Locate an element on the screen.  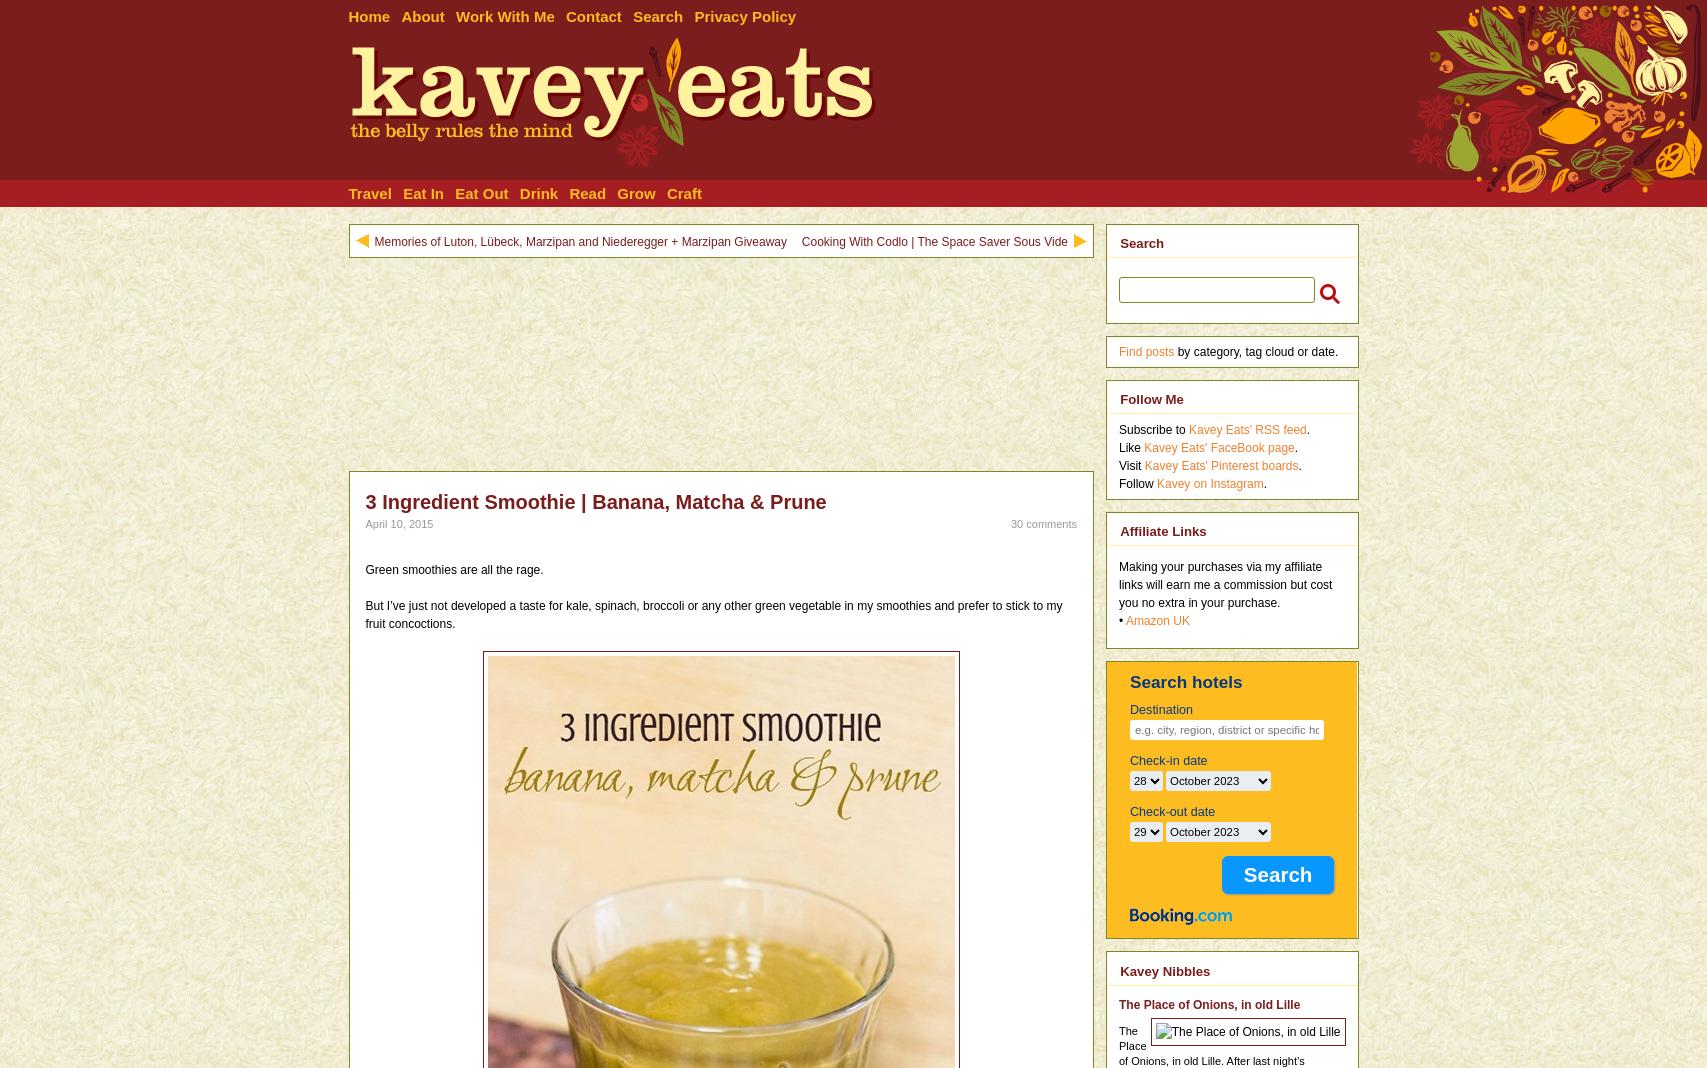
'Home' is located at coordinates (369, 15).